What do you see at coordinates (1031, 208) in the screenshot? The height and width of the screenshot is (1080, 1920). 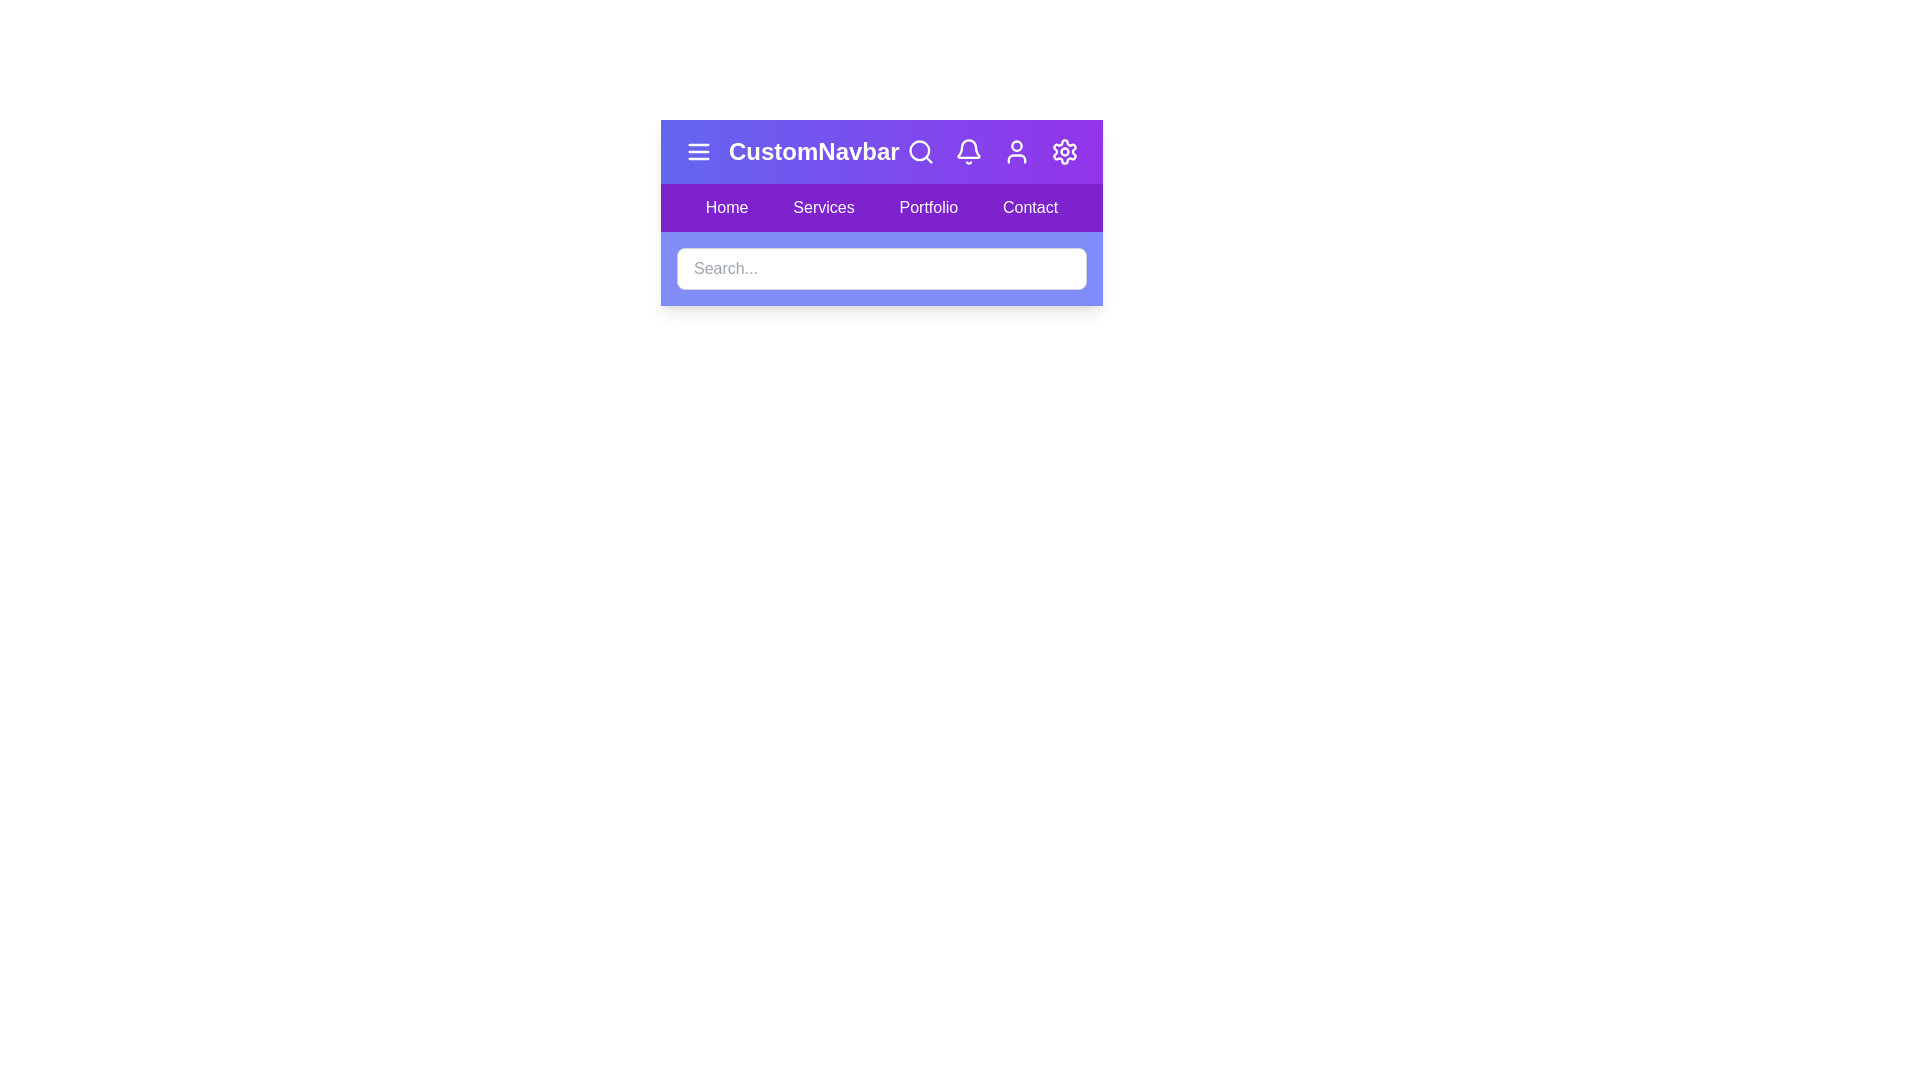 I see `the navigation link Contact` at bounding box center [1031, 208].